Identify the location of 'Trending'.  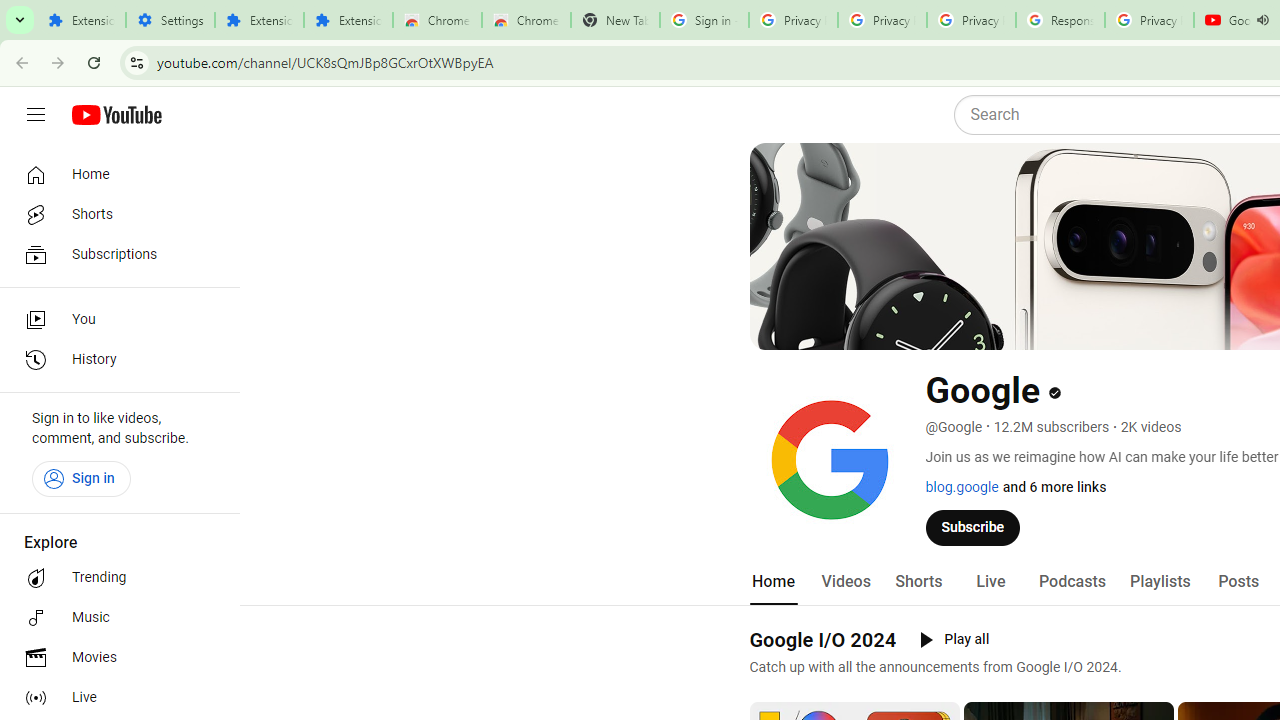
(112, 578).